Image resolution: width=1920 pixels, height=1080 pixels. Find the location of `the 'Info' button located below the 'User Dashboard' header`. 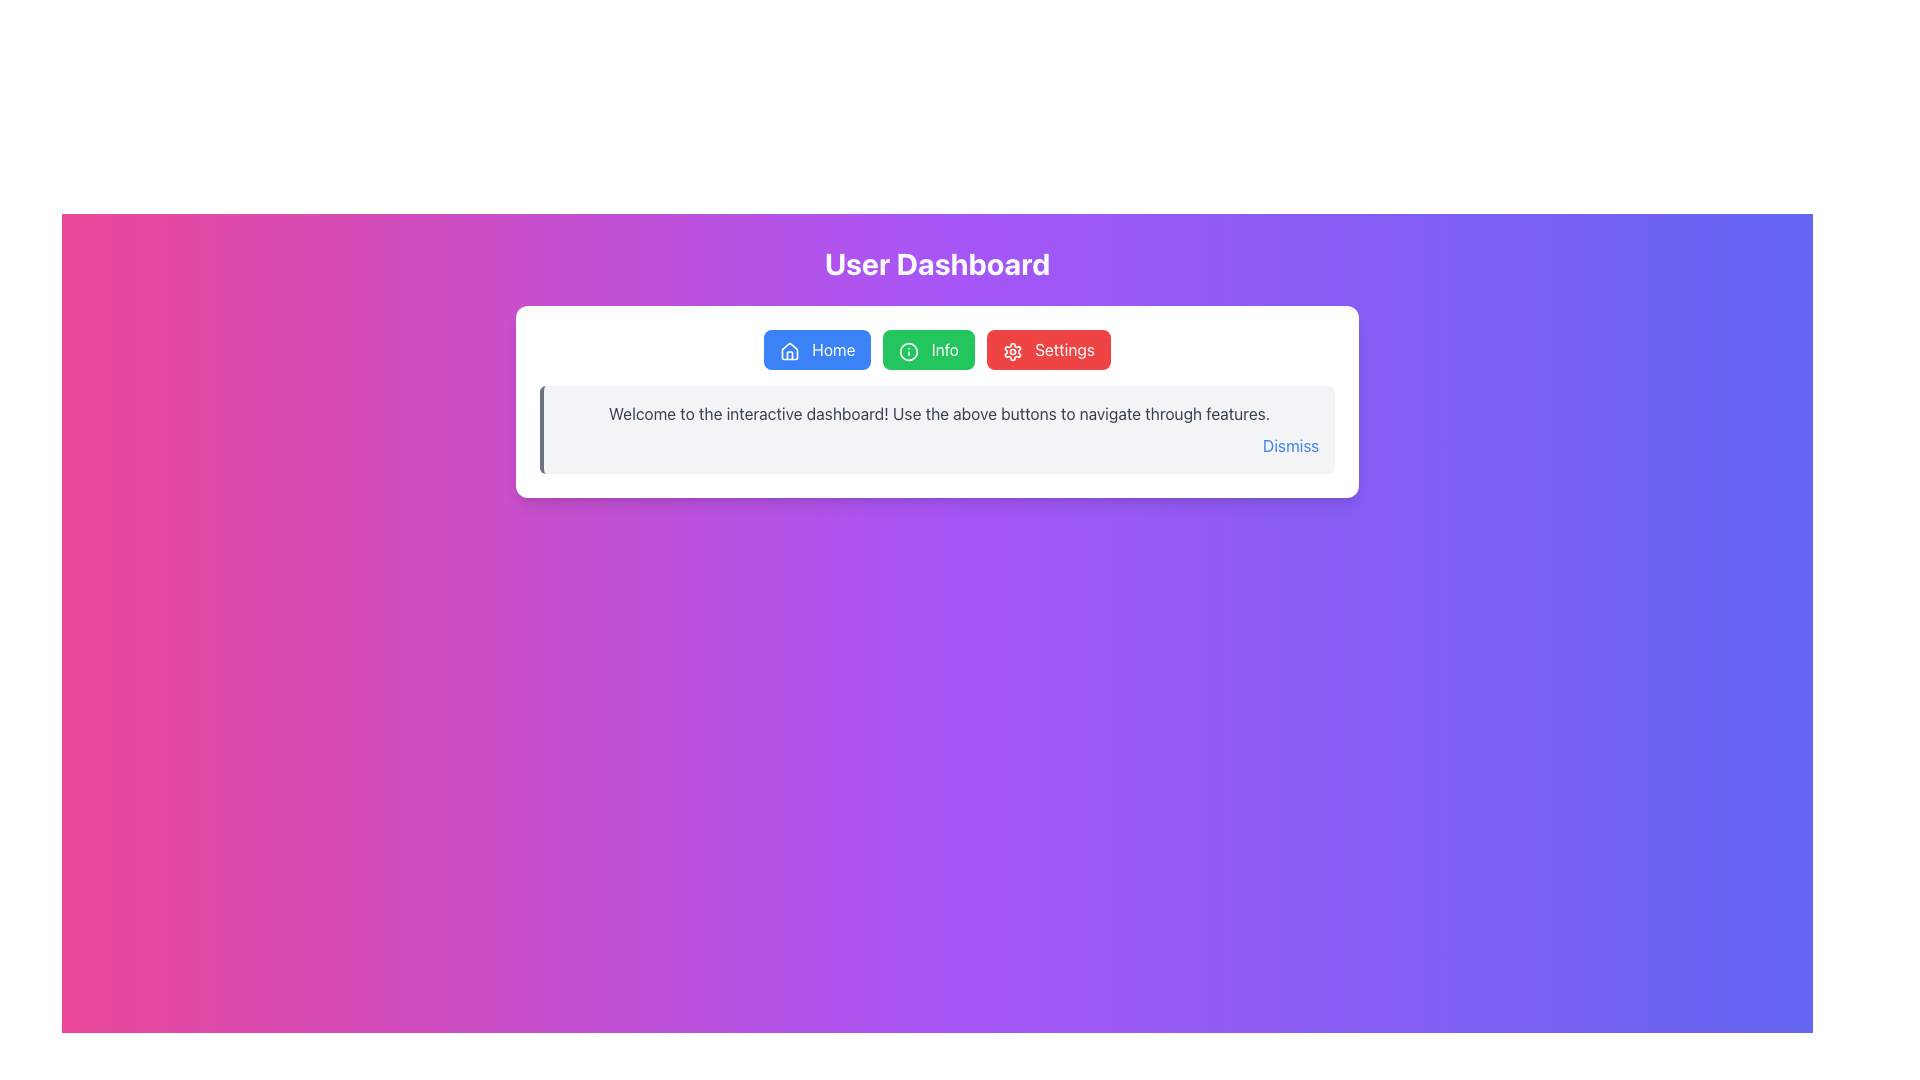

the 'Info' button located below the 'User Dashboard' header is located at coordinates (936, 349).